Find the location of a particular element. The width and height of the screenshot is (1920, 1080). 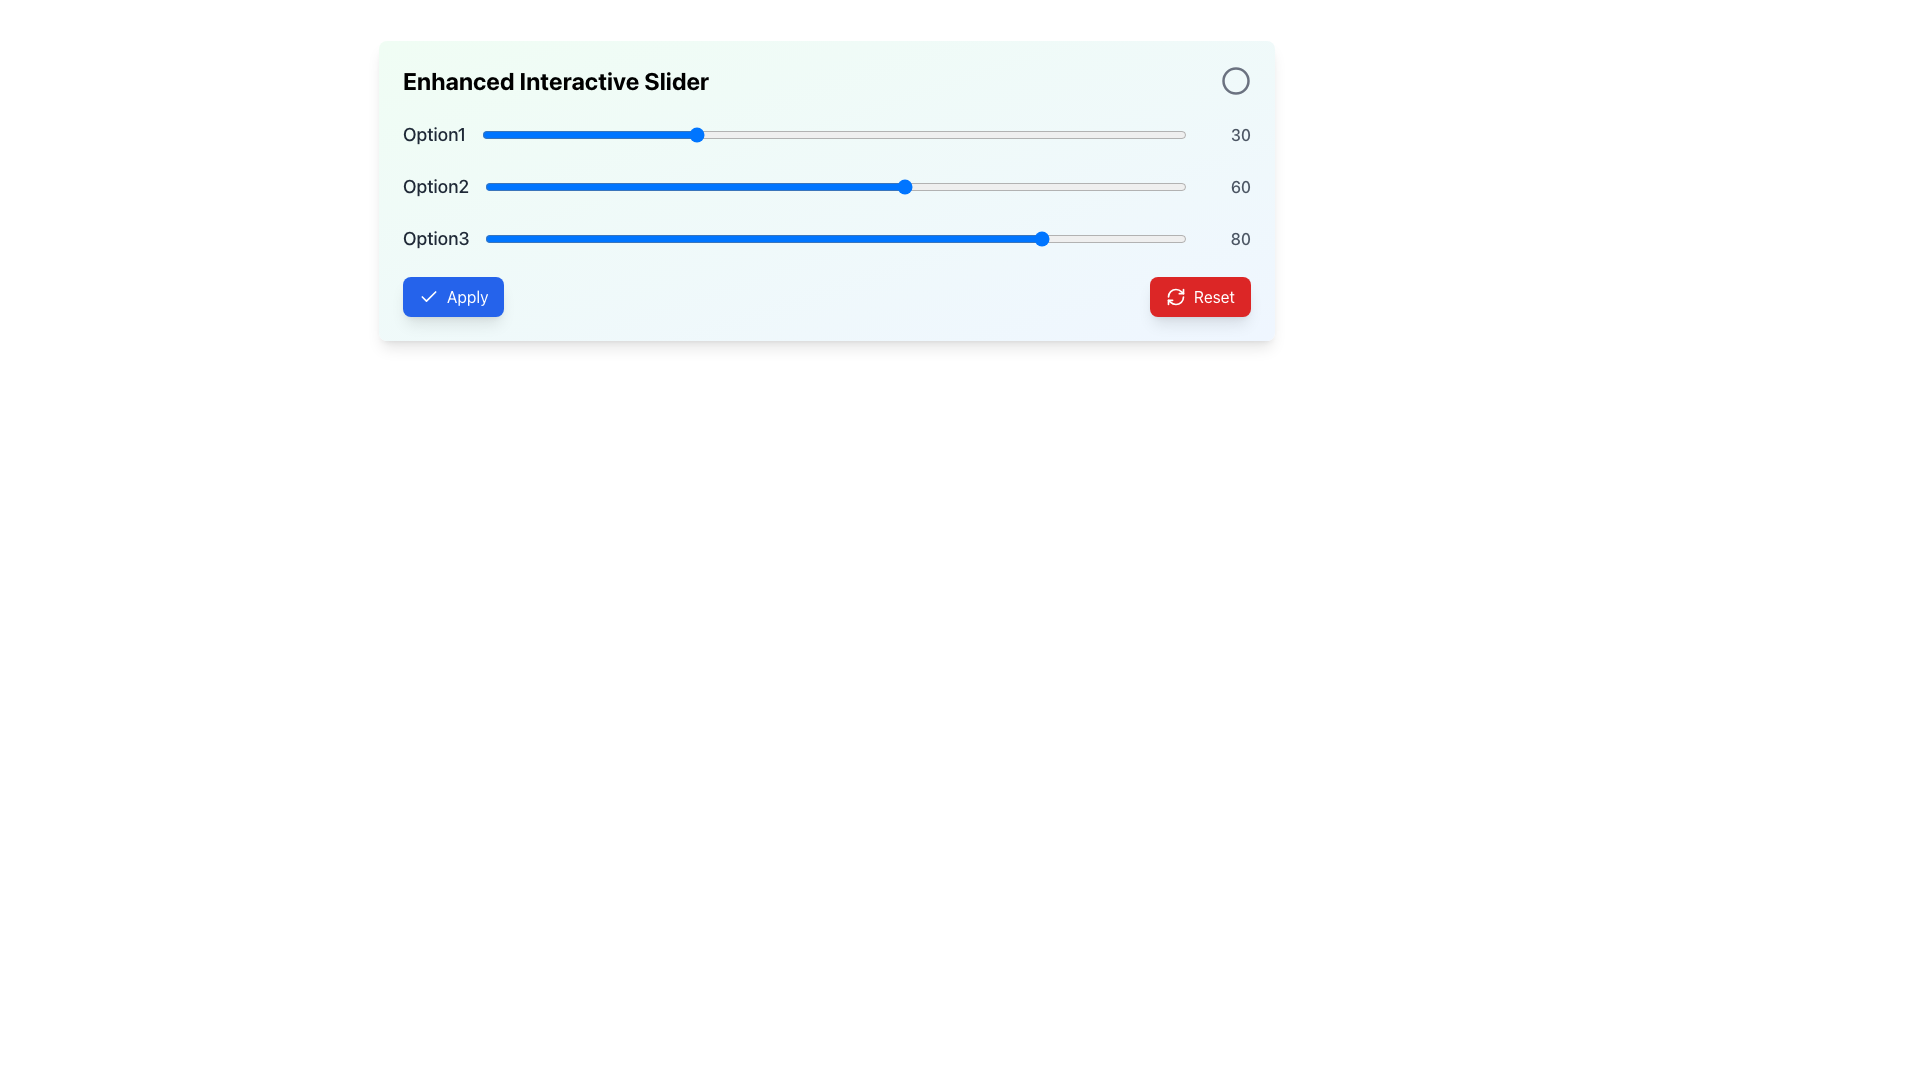

the circular arrow icon used for refresh, located to the left of the 'Reset' button at the bottom right of the panel interface is located at coordinates (1175, 297).